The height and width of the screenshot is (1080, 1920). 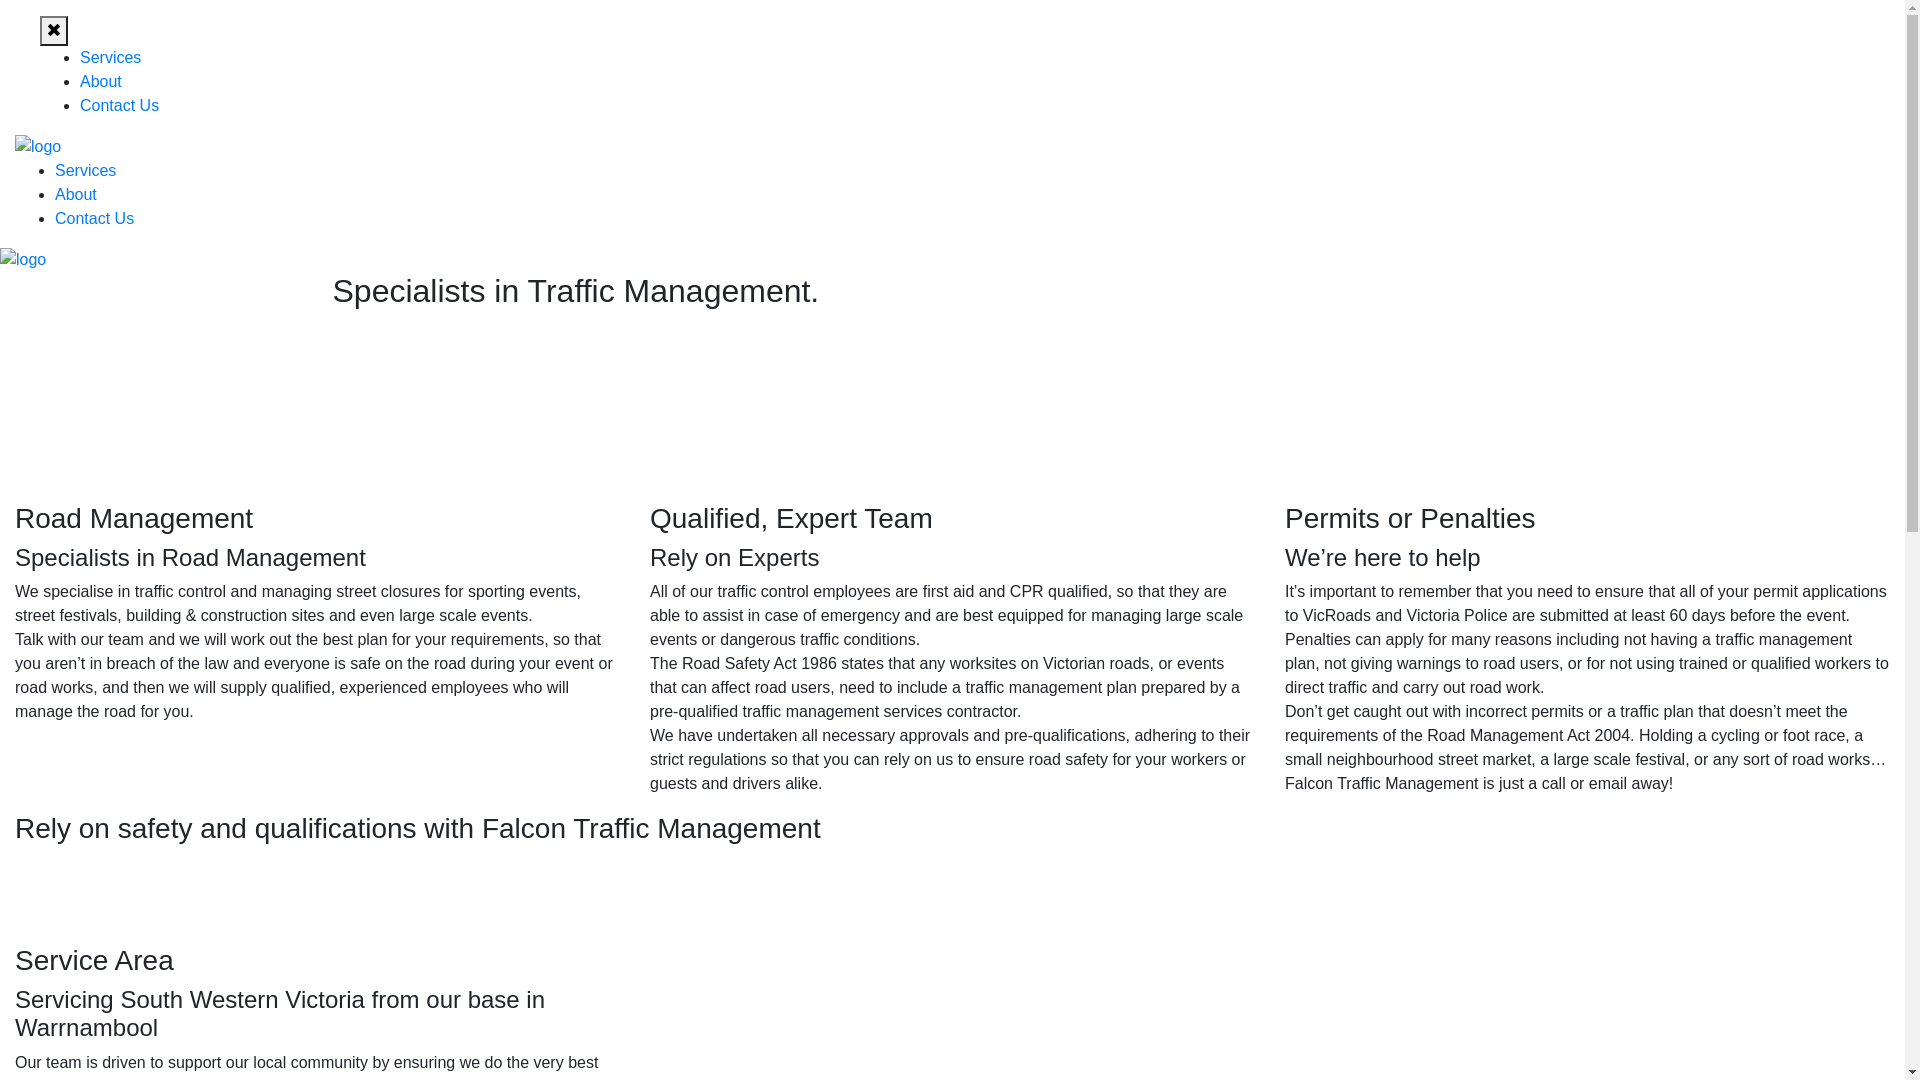 I want to click on 'About', so click(x=76, y=194).